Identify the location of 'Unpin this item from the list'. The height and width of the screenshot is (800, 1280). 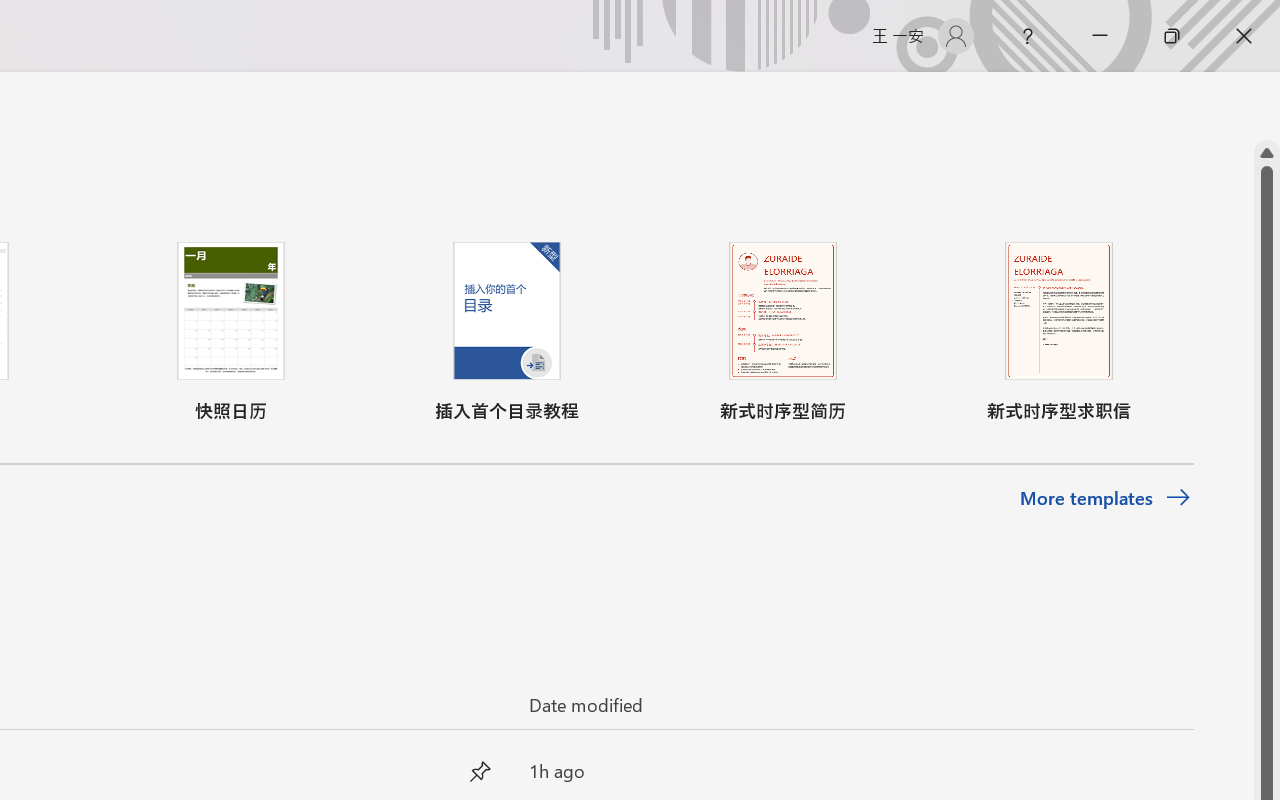
(480, 770).